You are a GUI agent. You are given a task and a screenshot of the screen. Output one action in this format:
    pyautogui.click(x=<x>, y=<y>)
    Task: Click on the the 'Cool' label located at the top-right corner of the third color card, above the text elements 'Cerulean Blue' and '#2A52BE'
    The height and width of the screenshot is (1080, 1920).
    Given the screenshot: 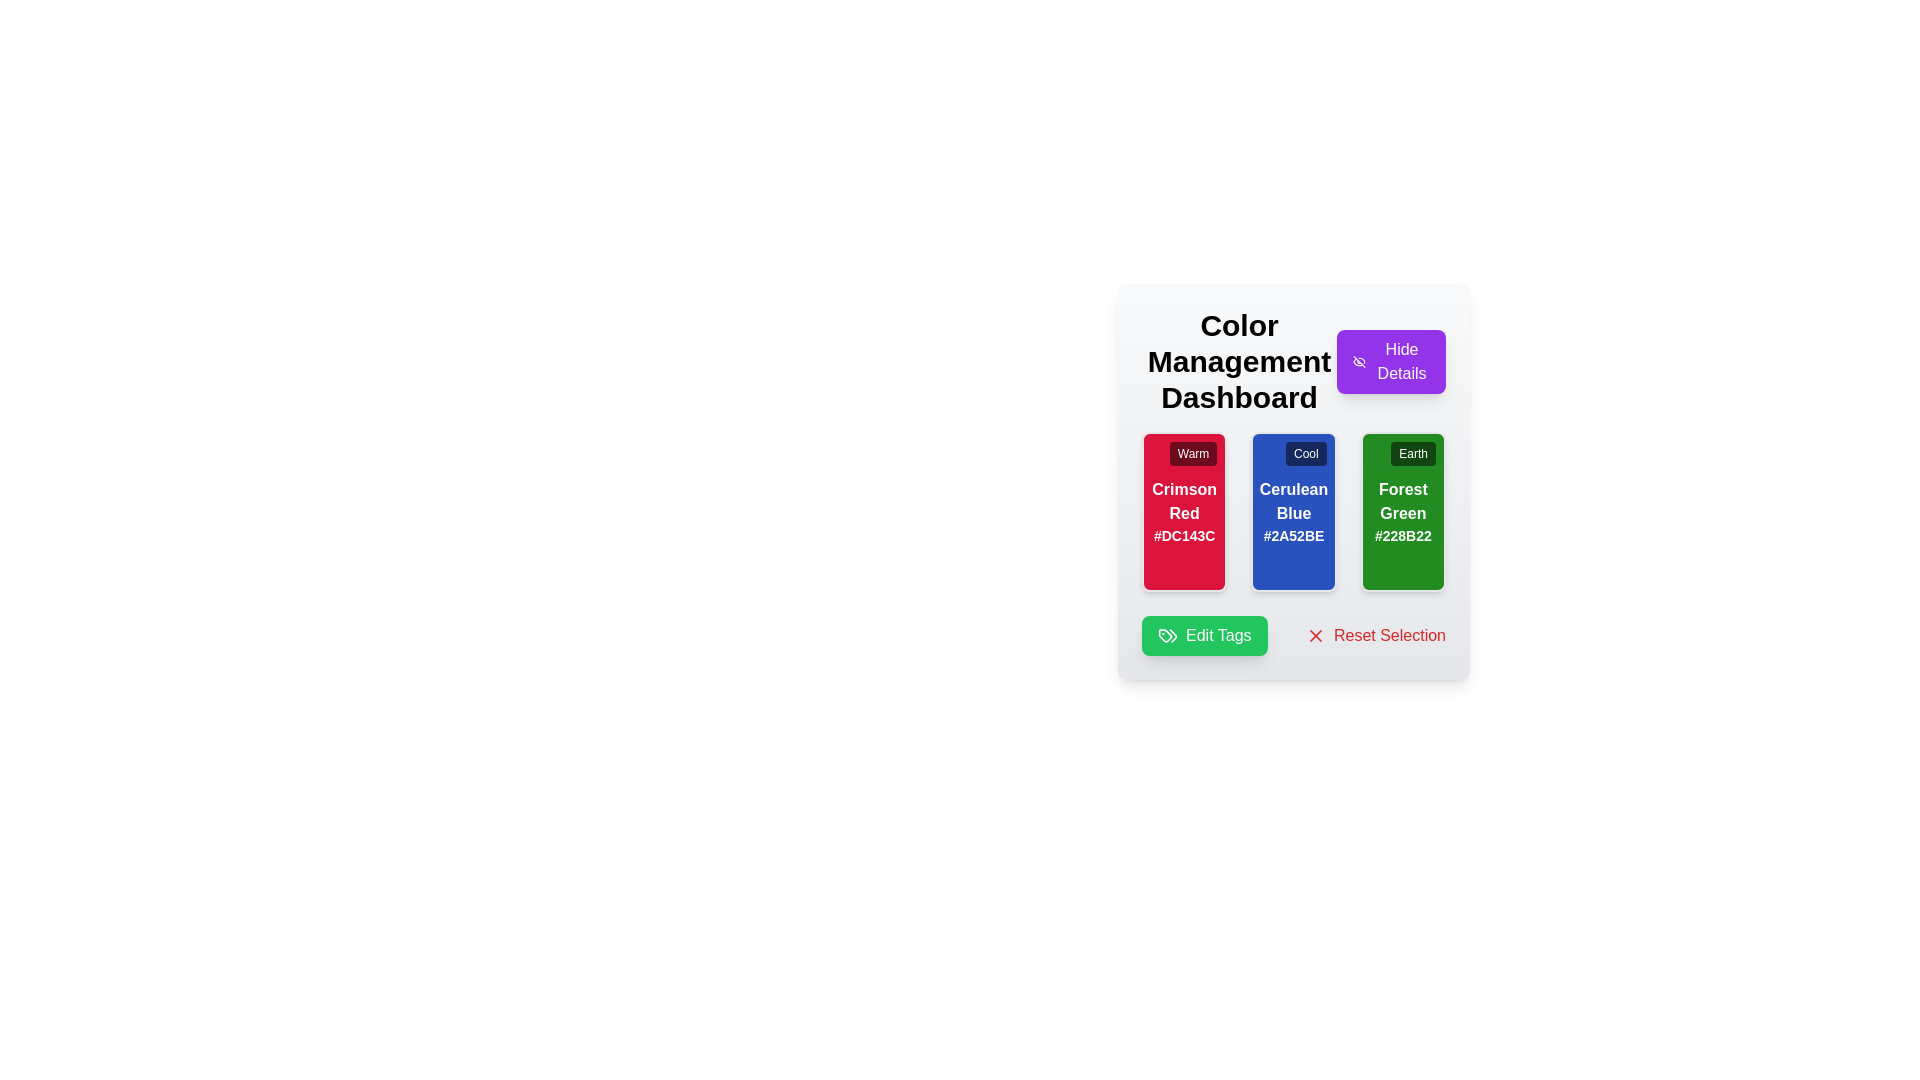 What is the action you would take?
    pyautogui.click(x=1306, y=454)
    